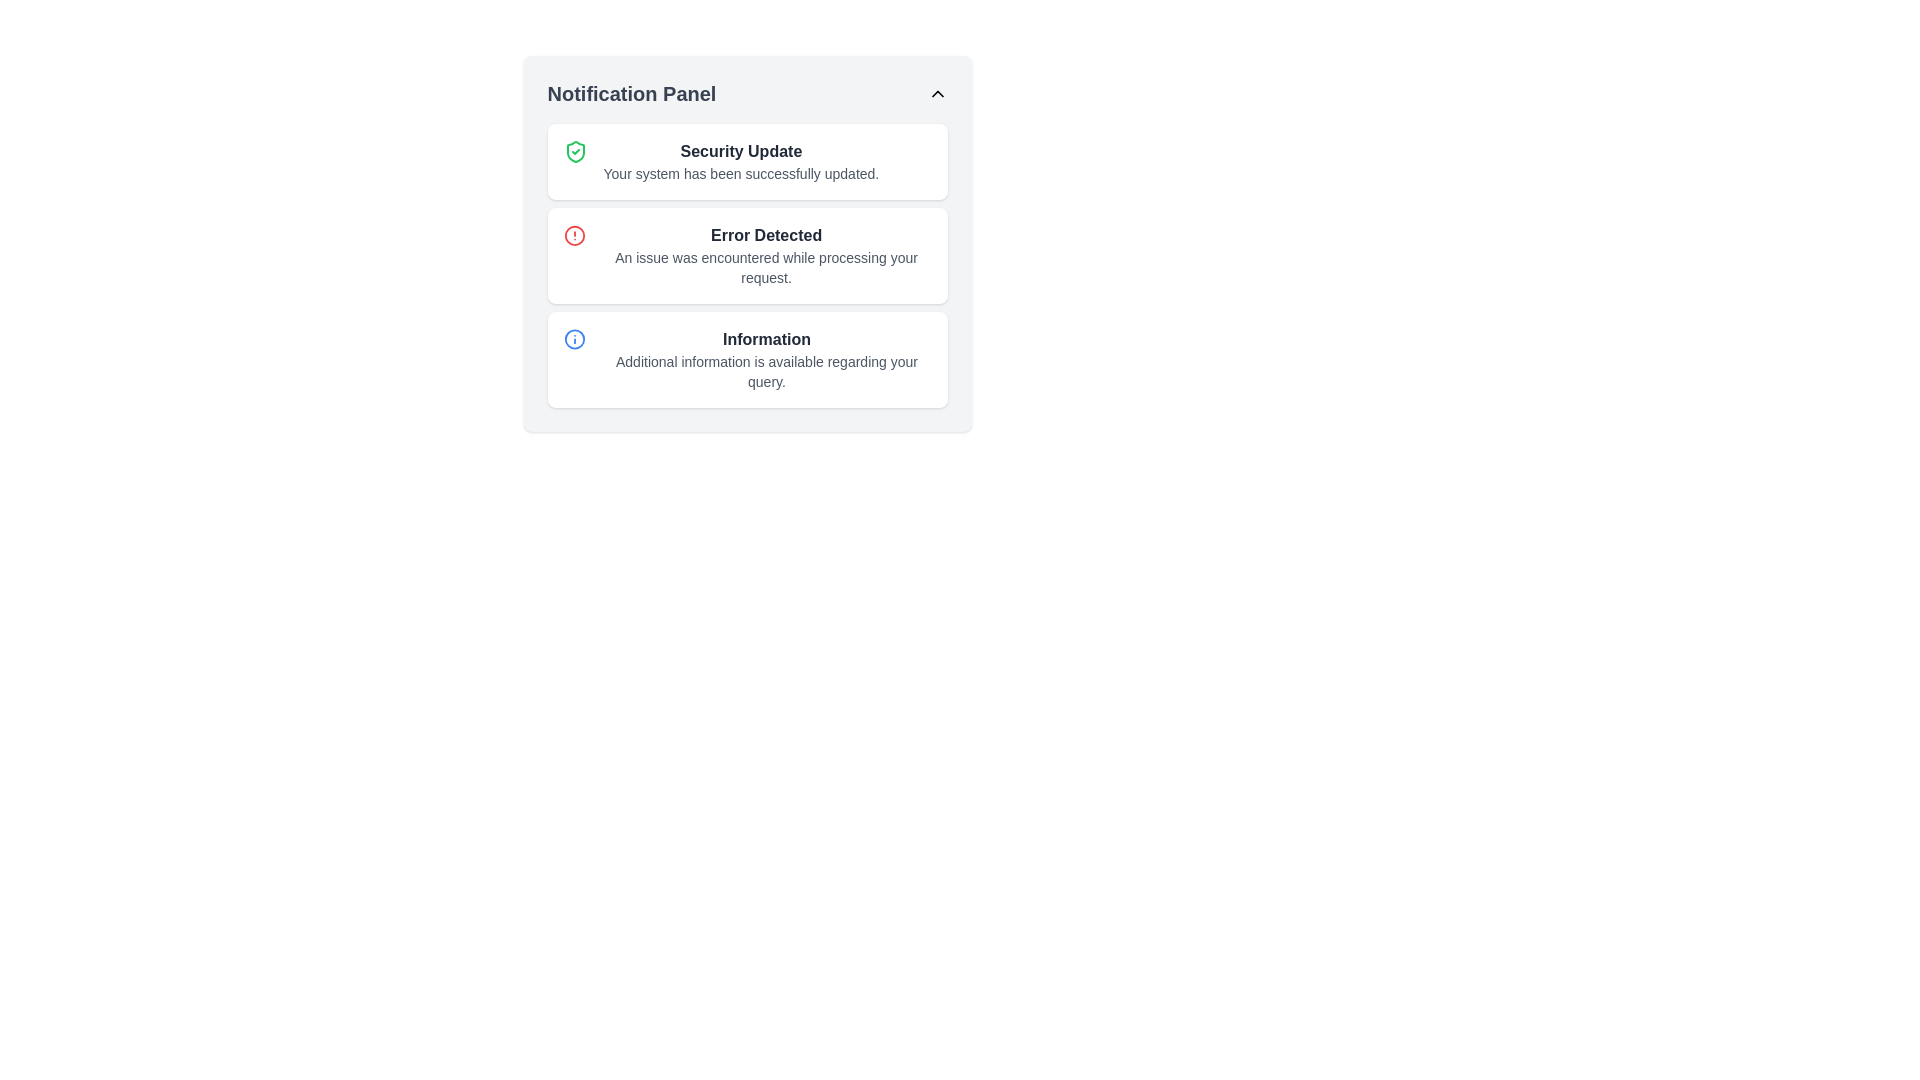  I want to click on the shield icon with a checkmark in the center, which indicates a security confirmation, located in the notification card under the 'Notification Panel' heading, next to the text 'Security Update', so click(574, 150).